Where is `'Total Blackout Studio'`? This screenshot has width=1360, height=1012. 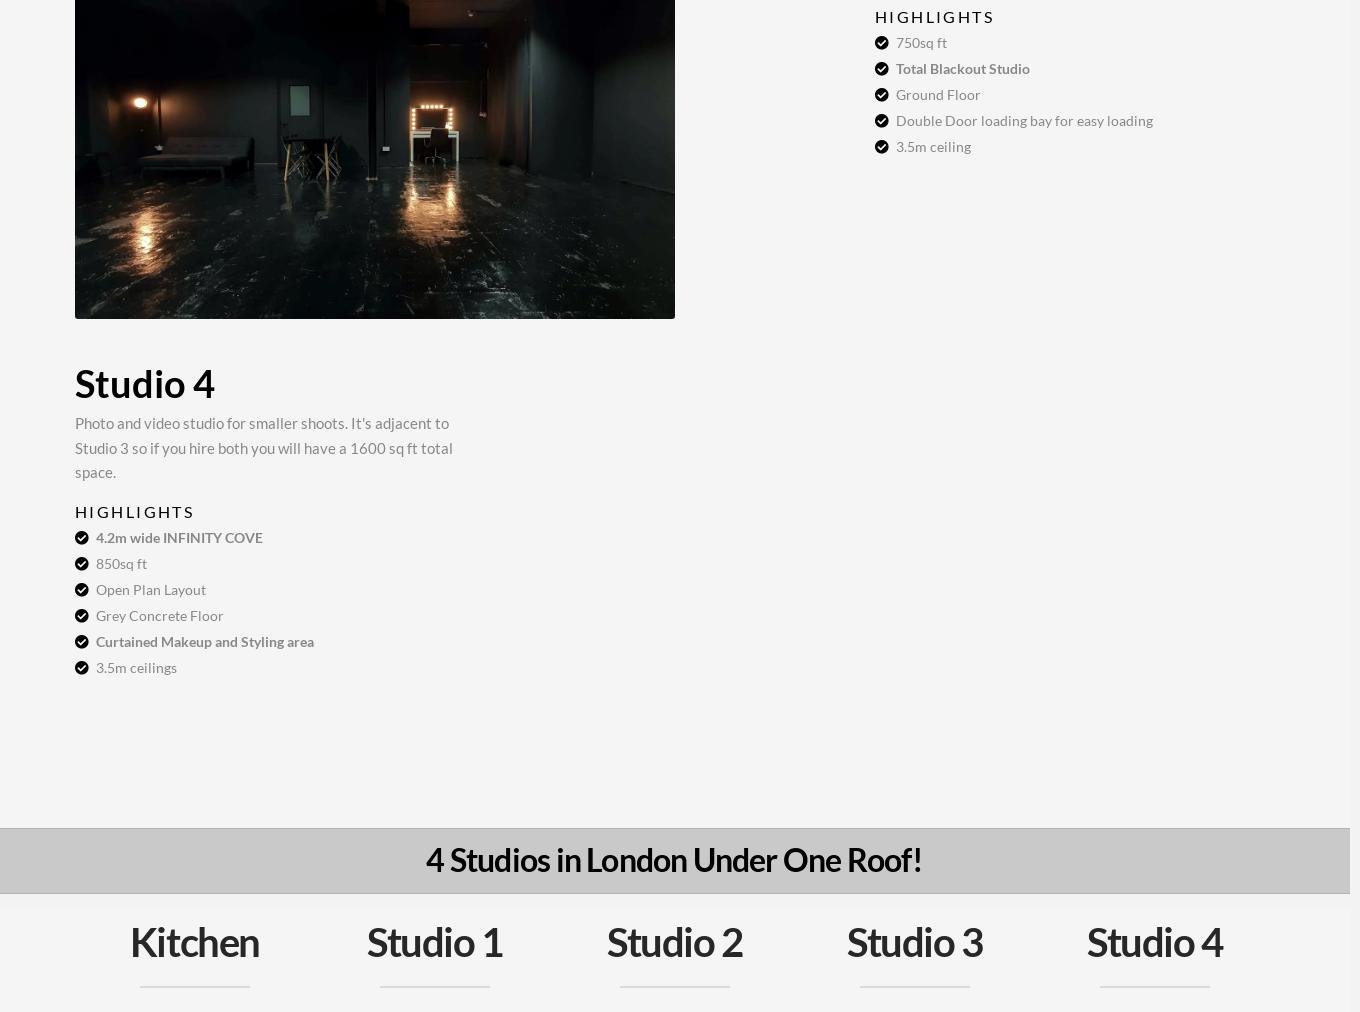
'Total Blackout Studio' is located at coordinates (963, 67).